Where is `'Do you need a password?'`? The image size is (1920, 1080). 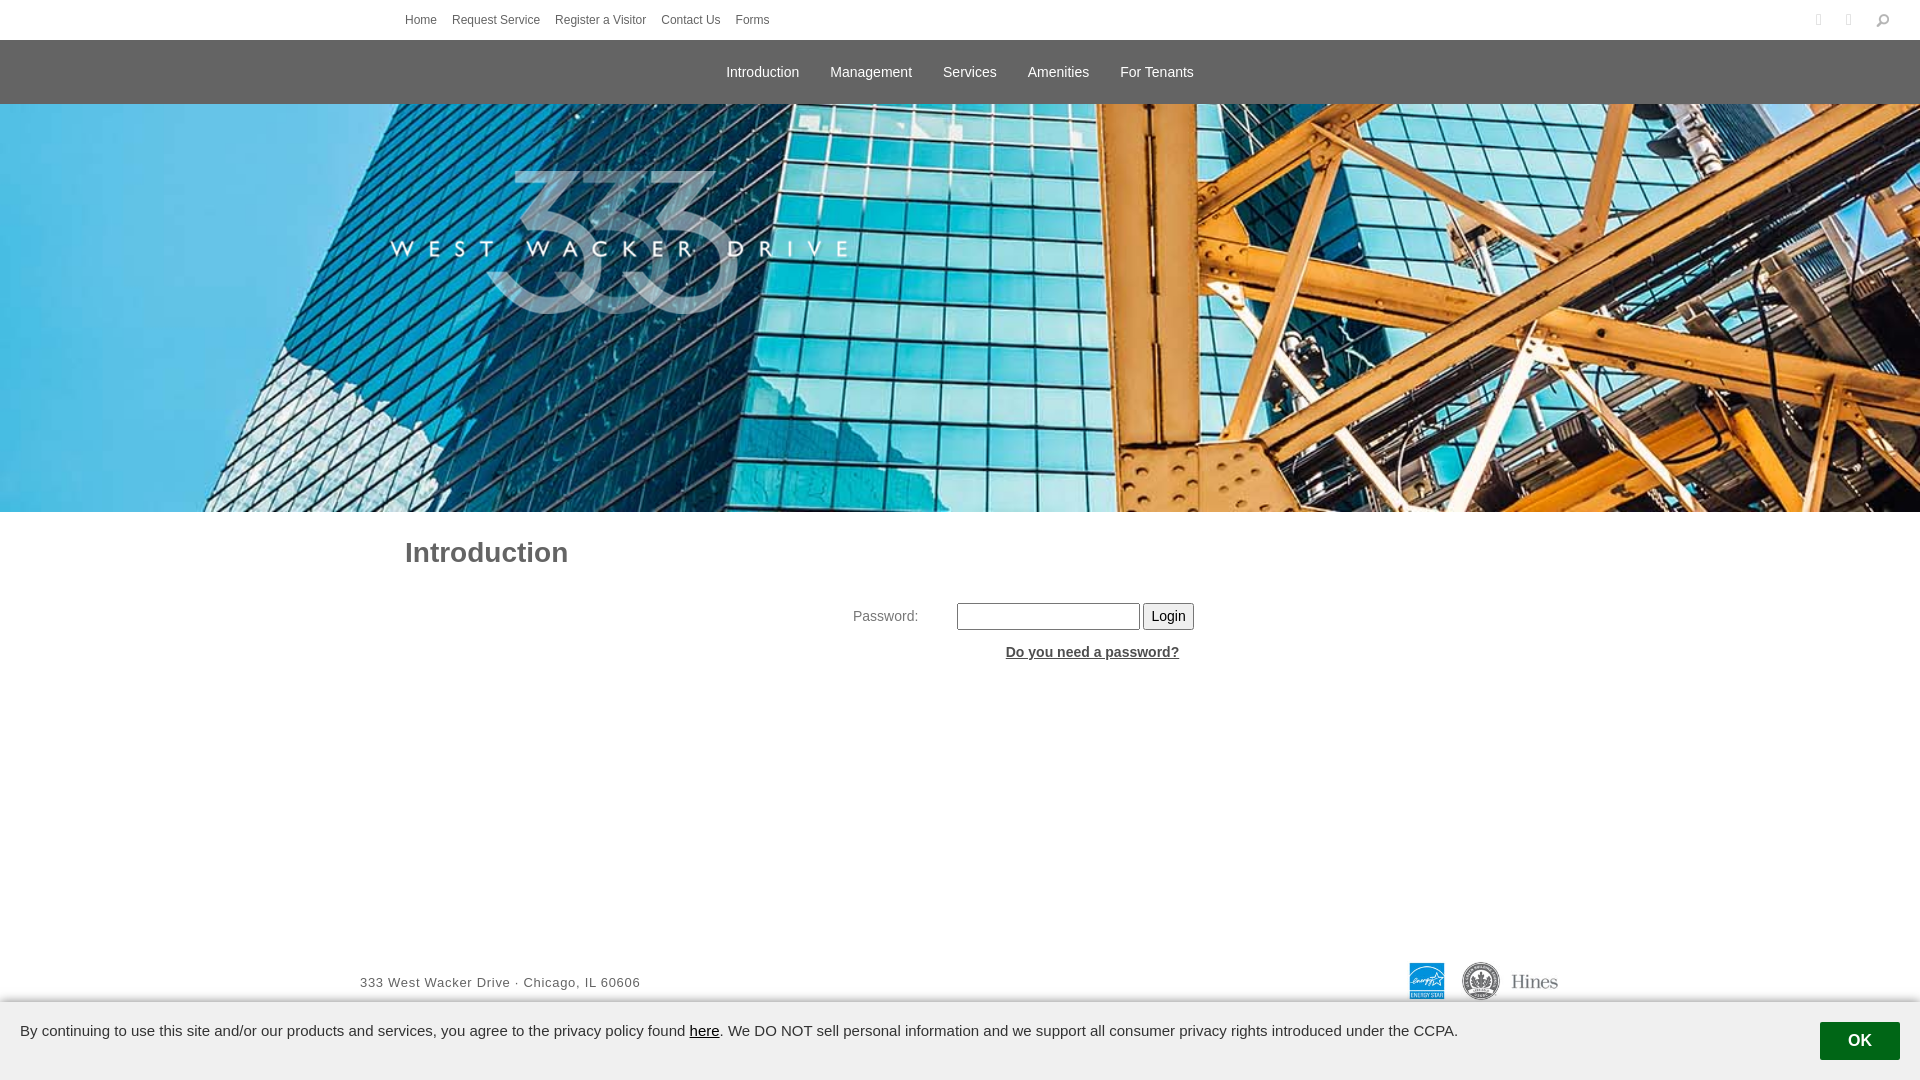
'Do you need a password?' is located at coordinates (1091, 651).